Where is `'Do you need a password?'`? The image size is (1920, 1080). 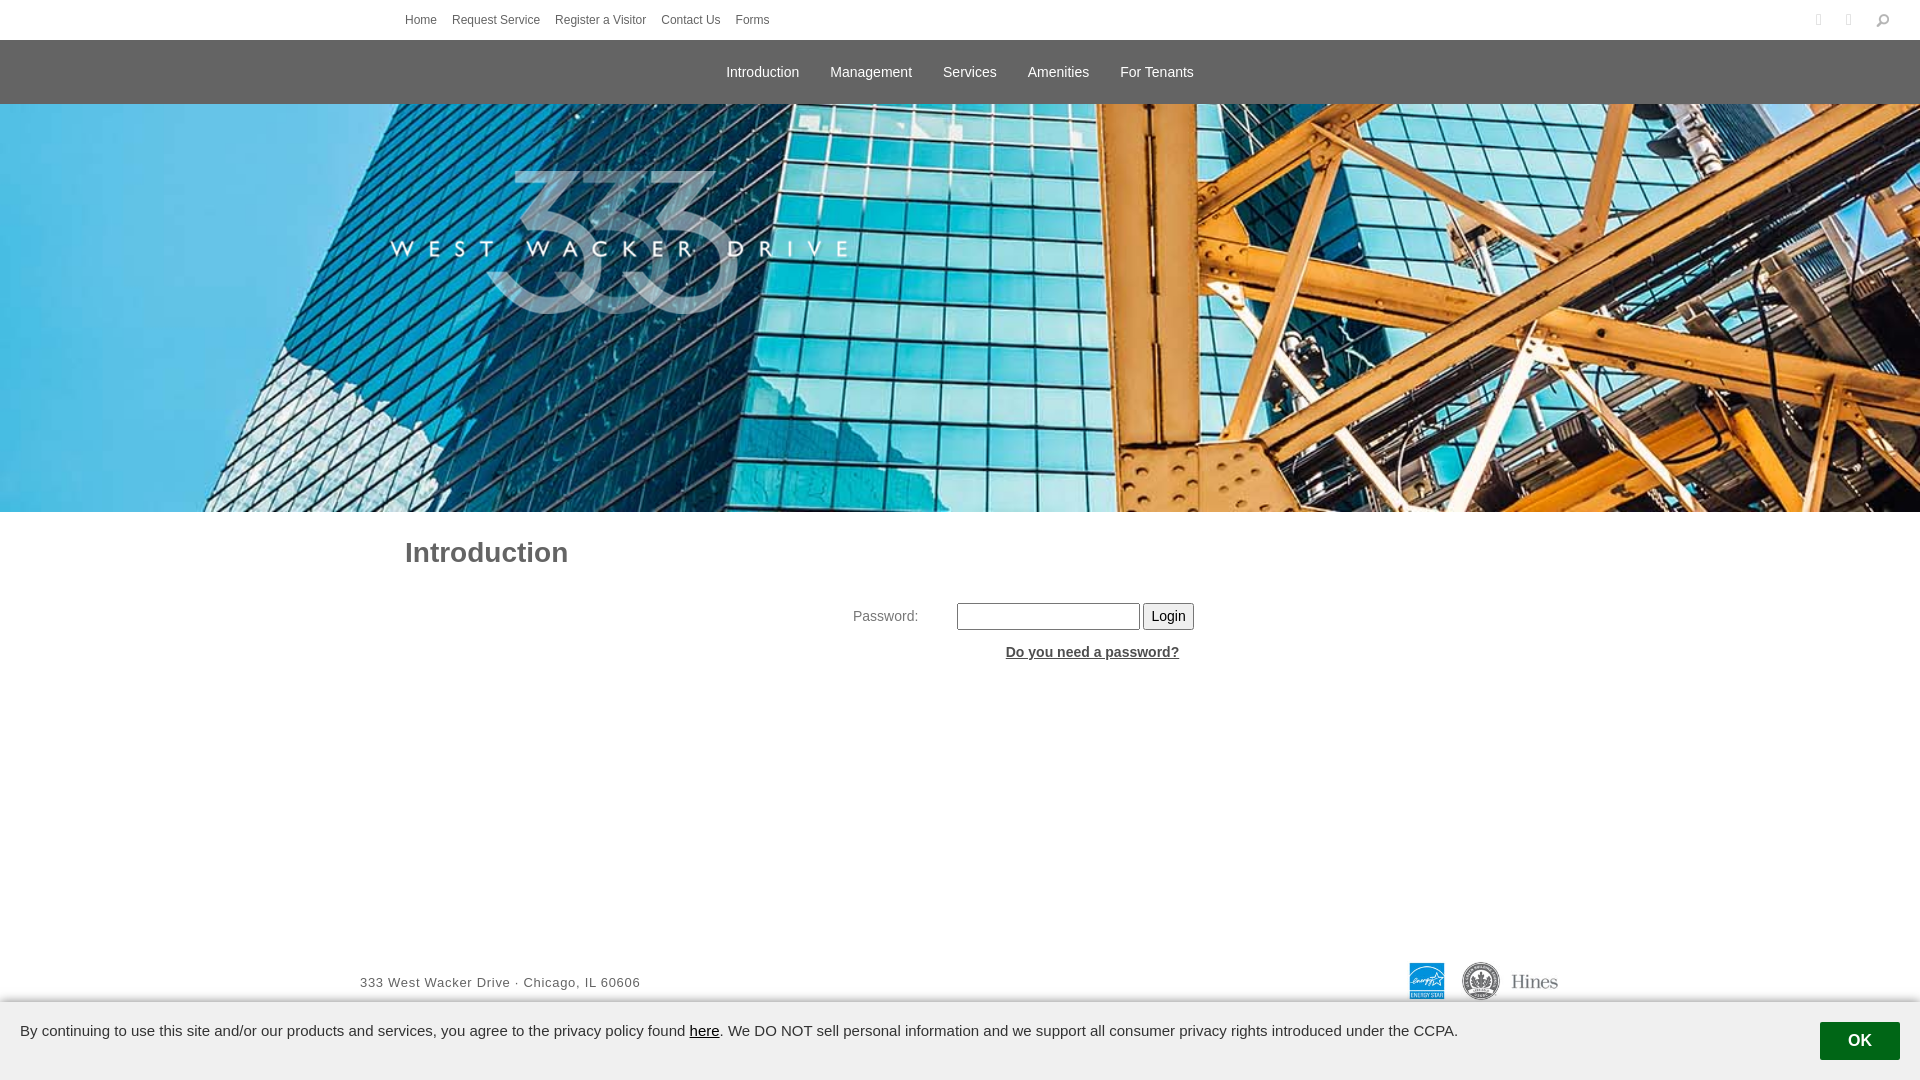
'Do you need a password?' is located at coordinates (1091, 651).